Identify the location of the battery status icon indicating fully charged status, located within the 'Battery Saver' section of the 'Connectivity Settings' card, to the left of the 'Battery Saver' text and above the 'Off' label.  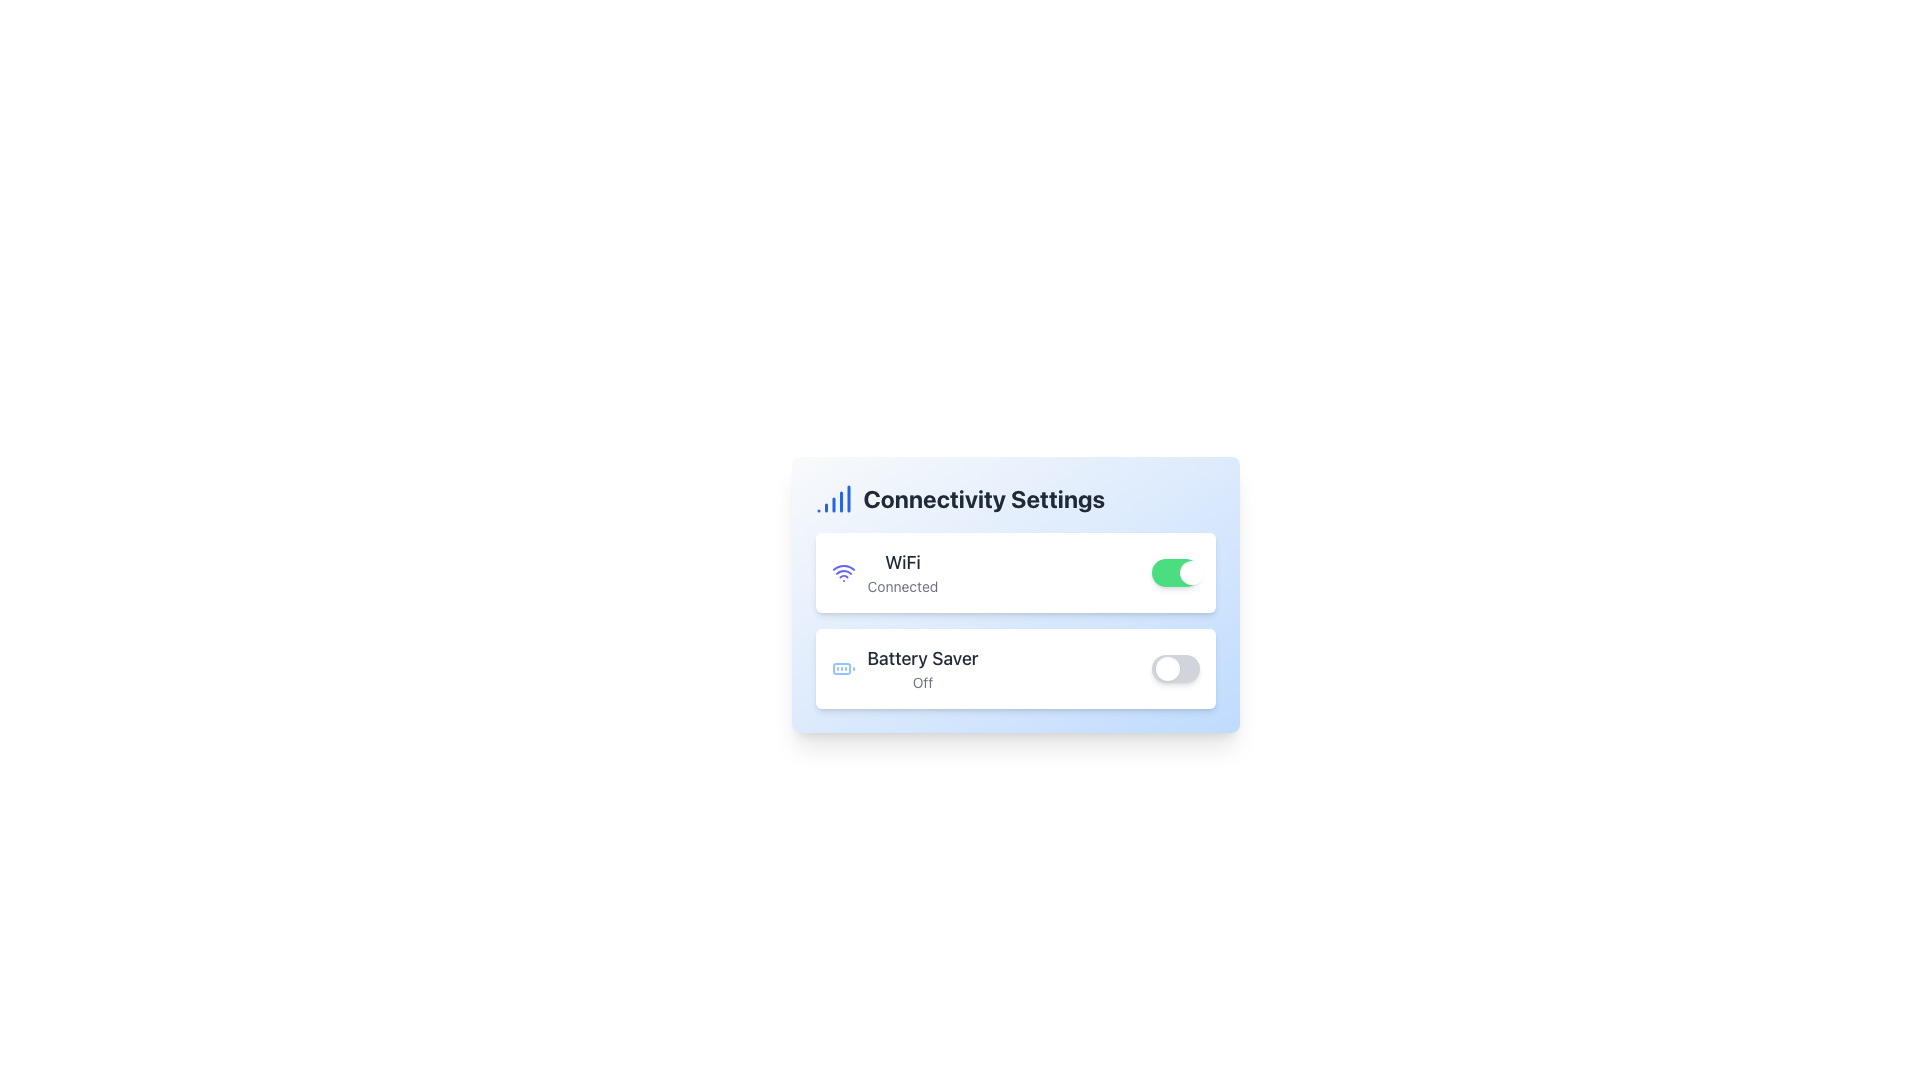
(843, 668).